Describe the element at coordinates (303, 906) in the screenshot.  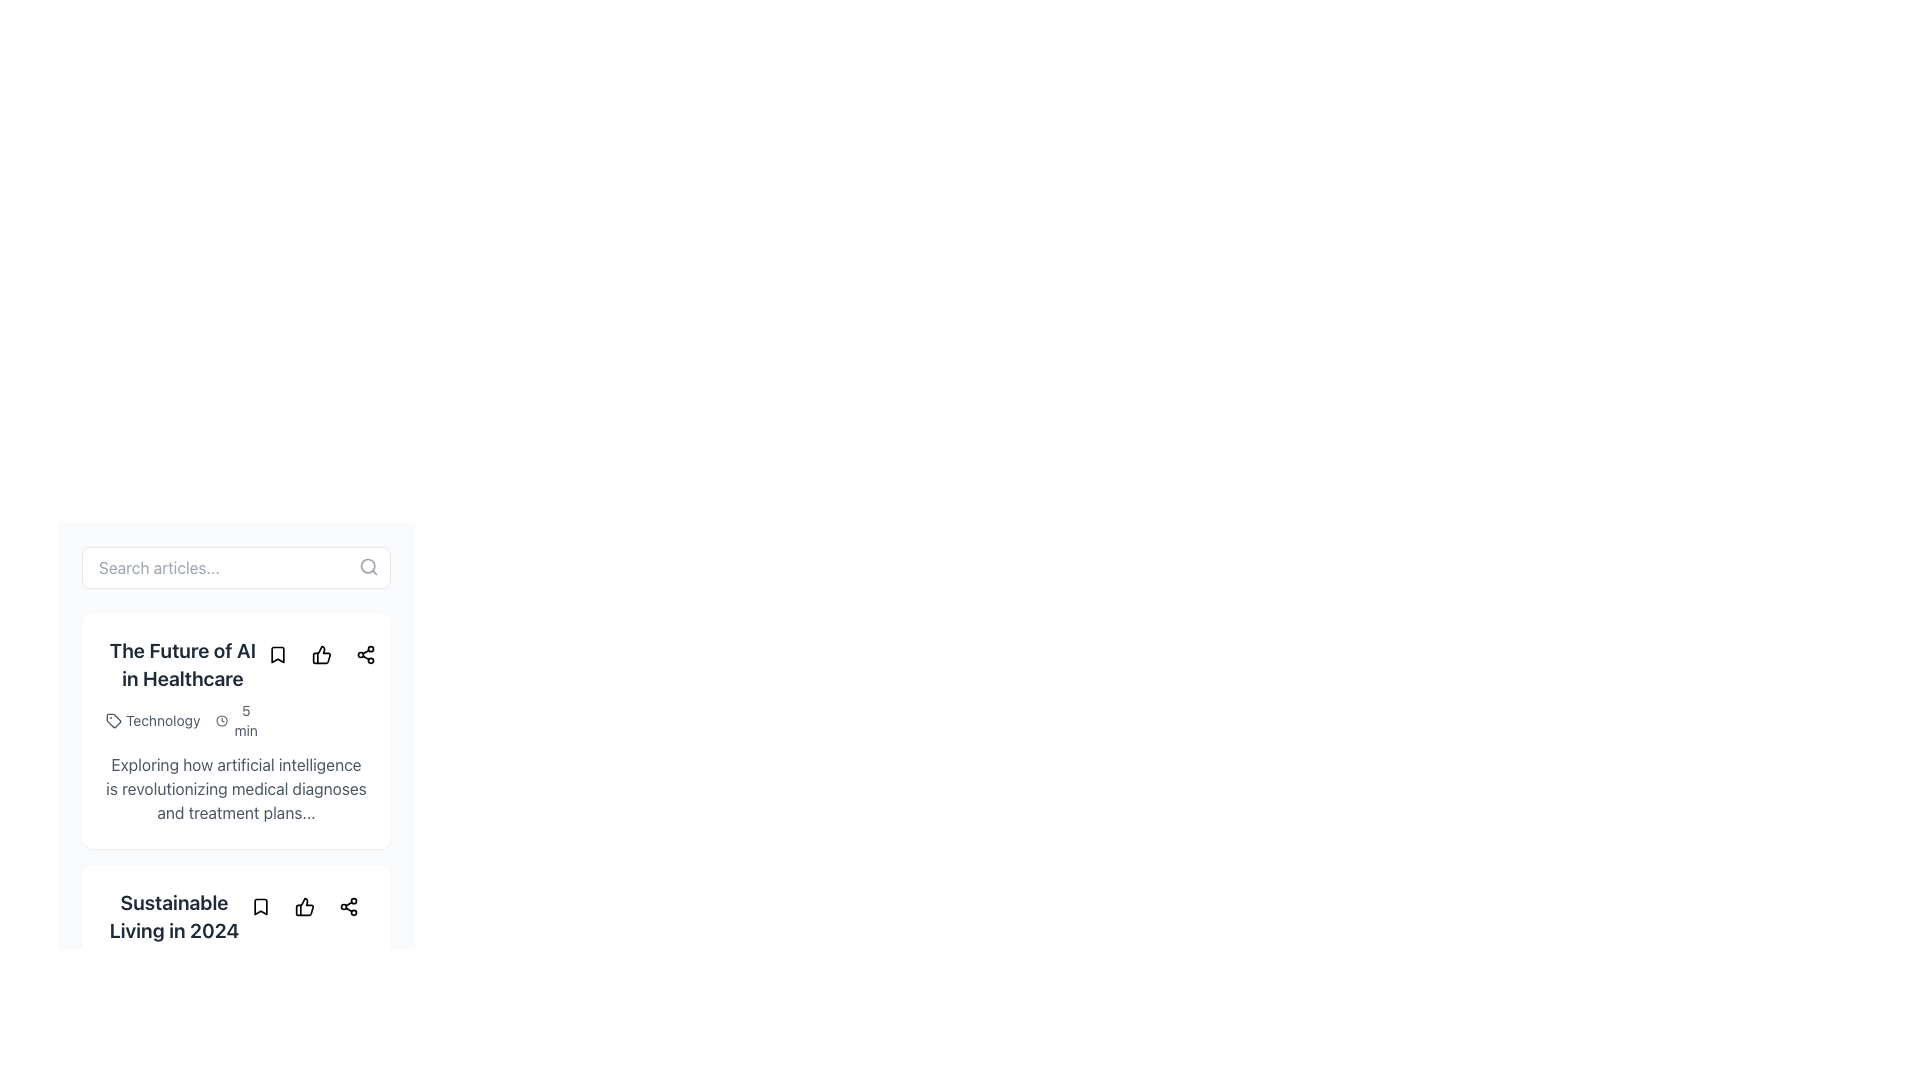
I see `the thumbs-up icon located underneath the article titled 'Sustainable Living in 2024' to express approval for the content` at that location.